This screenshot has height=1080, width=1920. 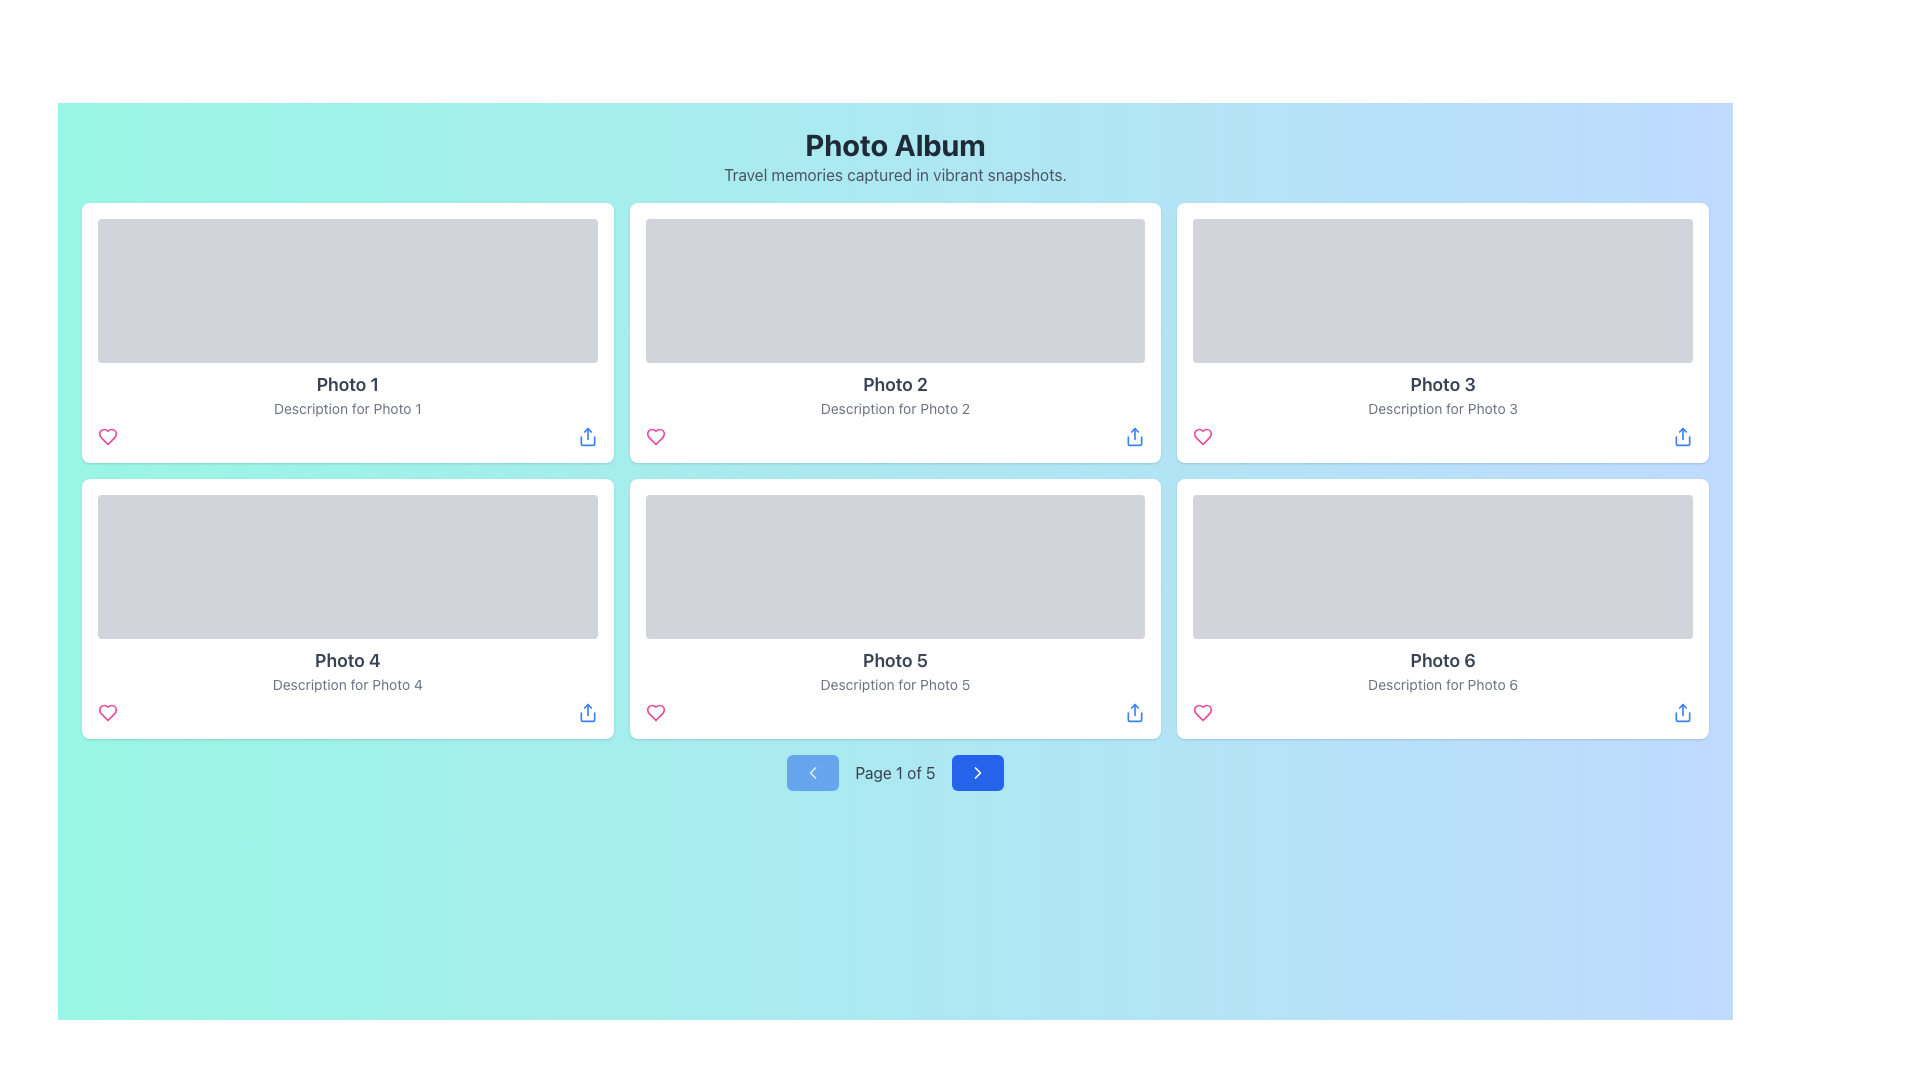 What do you see at coordinates (1202, 712) in the screenshot?
I see `the 'like' icon button located at the bottom-left corner of 'Photo 6'` at bounding box center [1202, 712].